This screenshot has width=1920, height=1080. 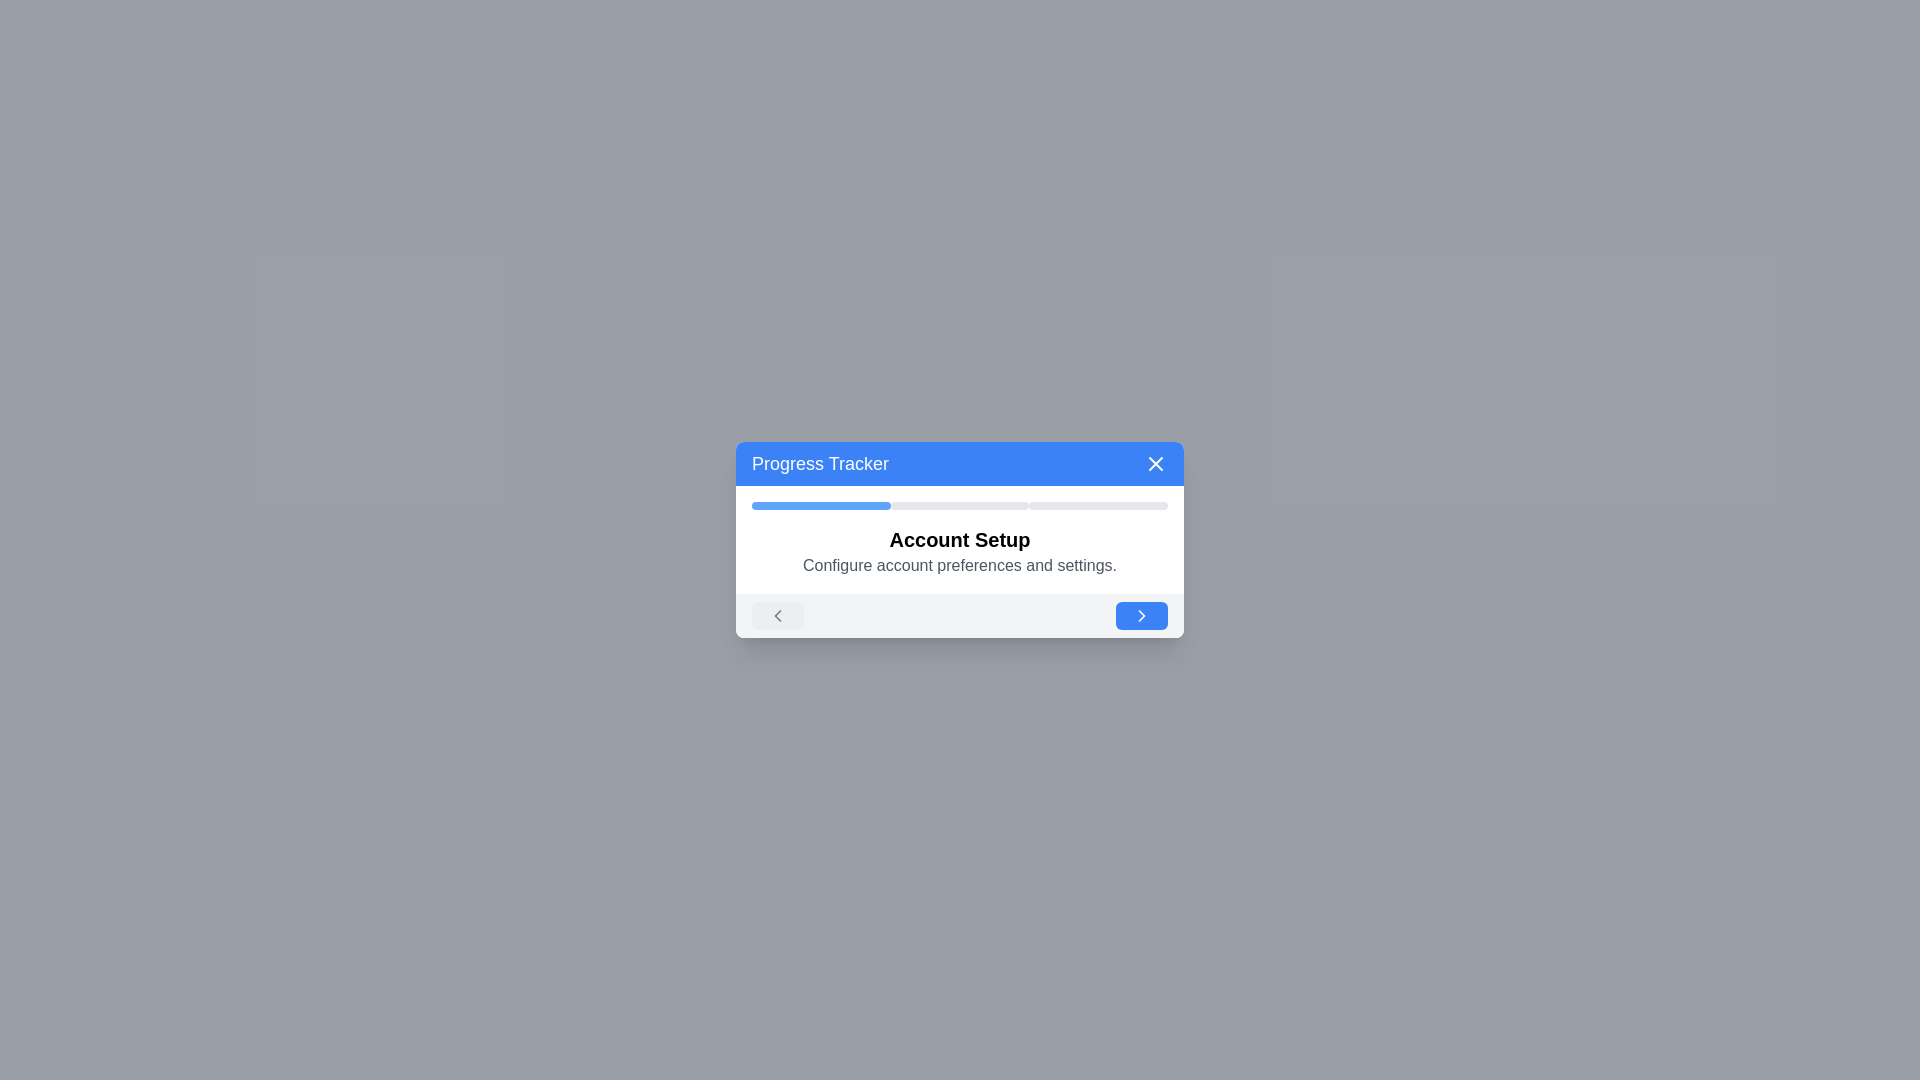 I want to click on the Progress bar located at the top of the 'Progress Tracker' modal dialog box, which visually represents the progress of a multi-step process, so click(x=960, y=504).